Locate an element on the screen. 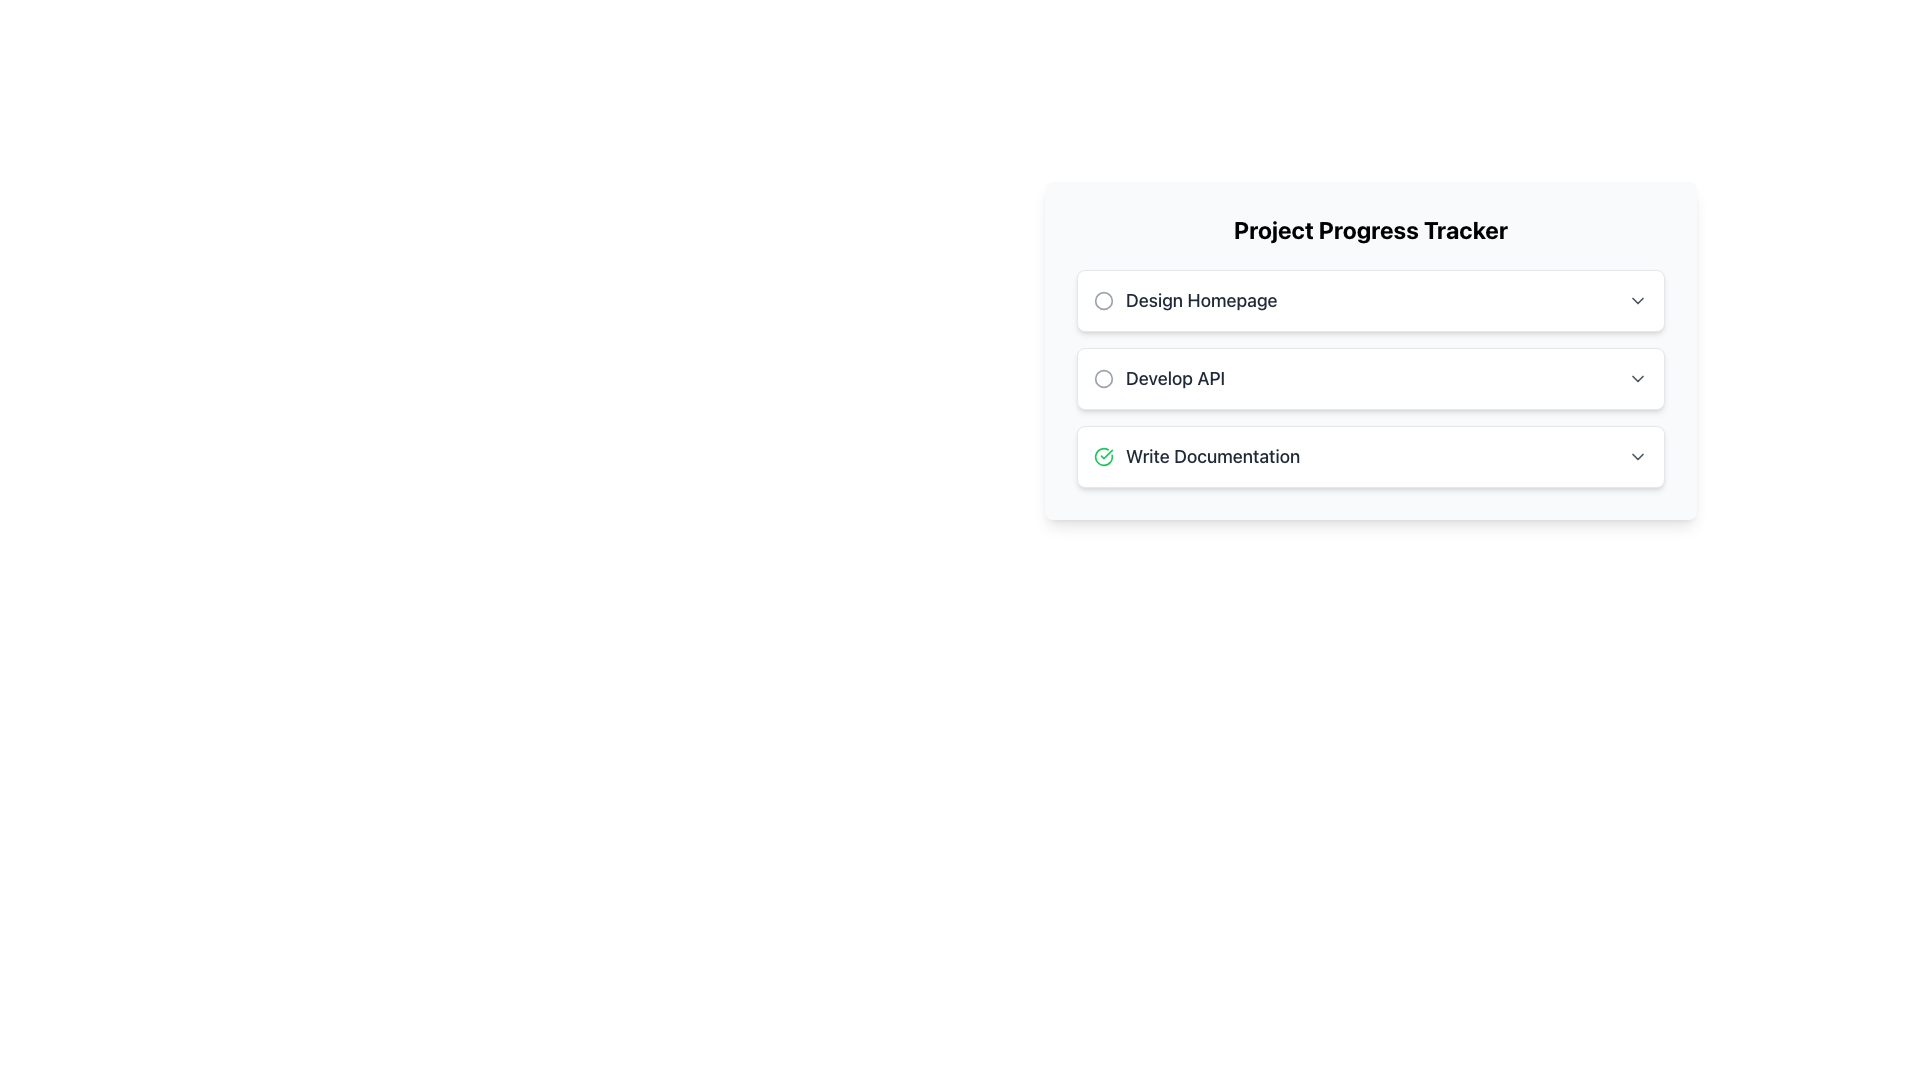 This screenshot has height=1080, width=1920. the arrow of the Dropdown Toggle located to the far right of the 'Project Progress Tracker' interface is located at coordinates (1637, 378).